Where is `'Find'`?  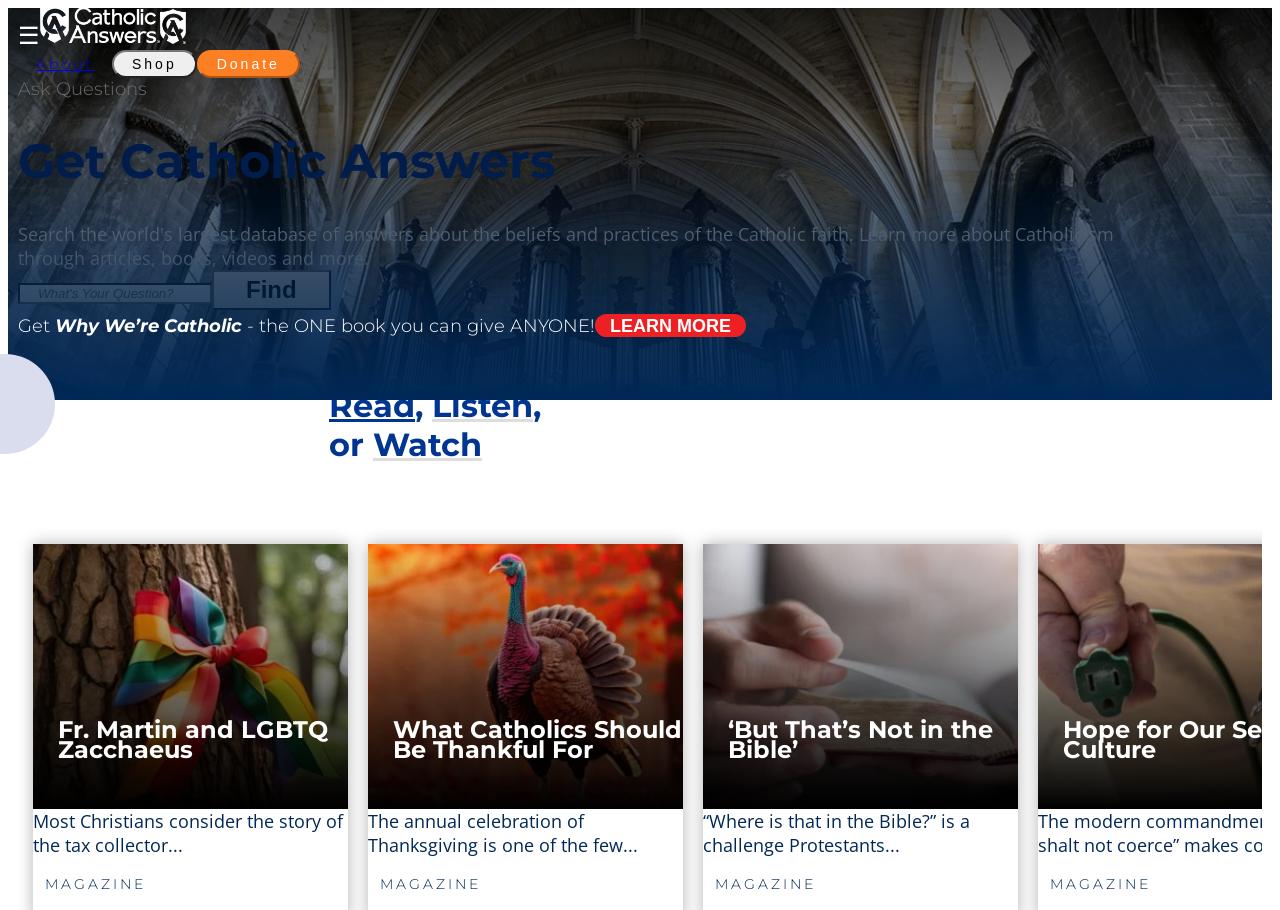
'Find' is located at coordinates (245, 287).